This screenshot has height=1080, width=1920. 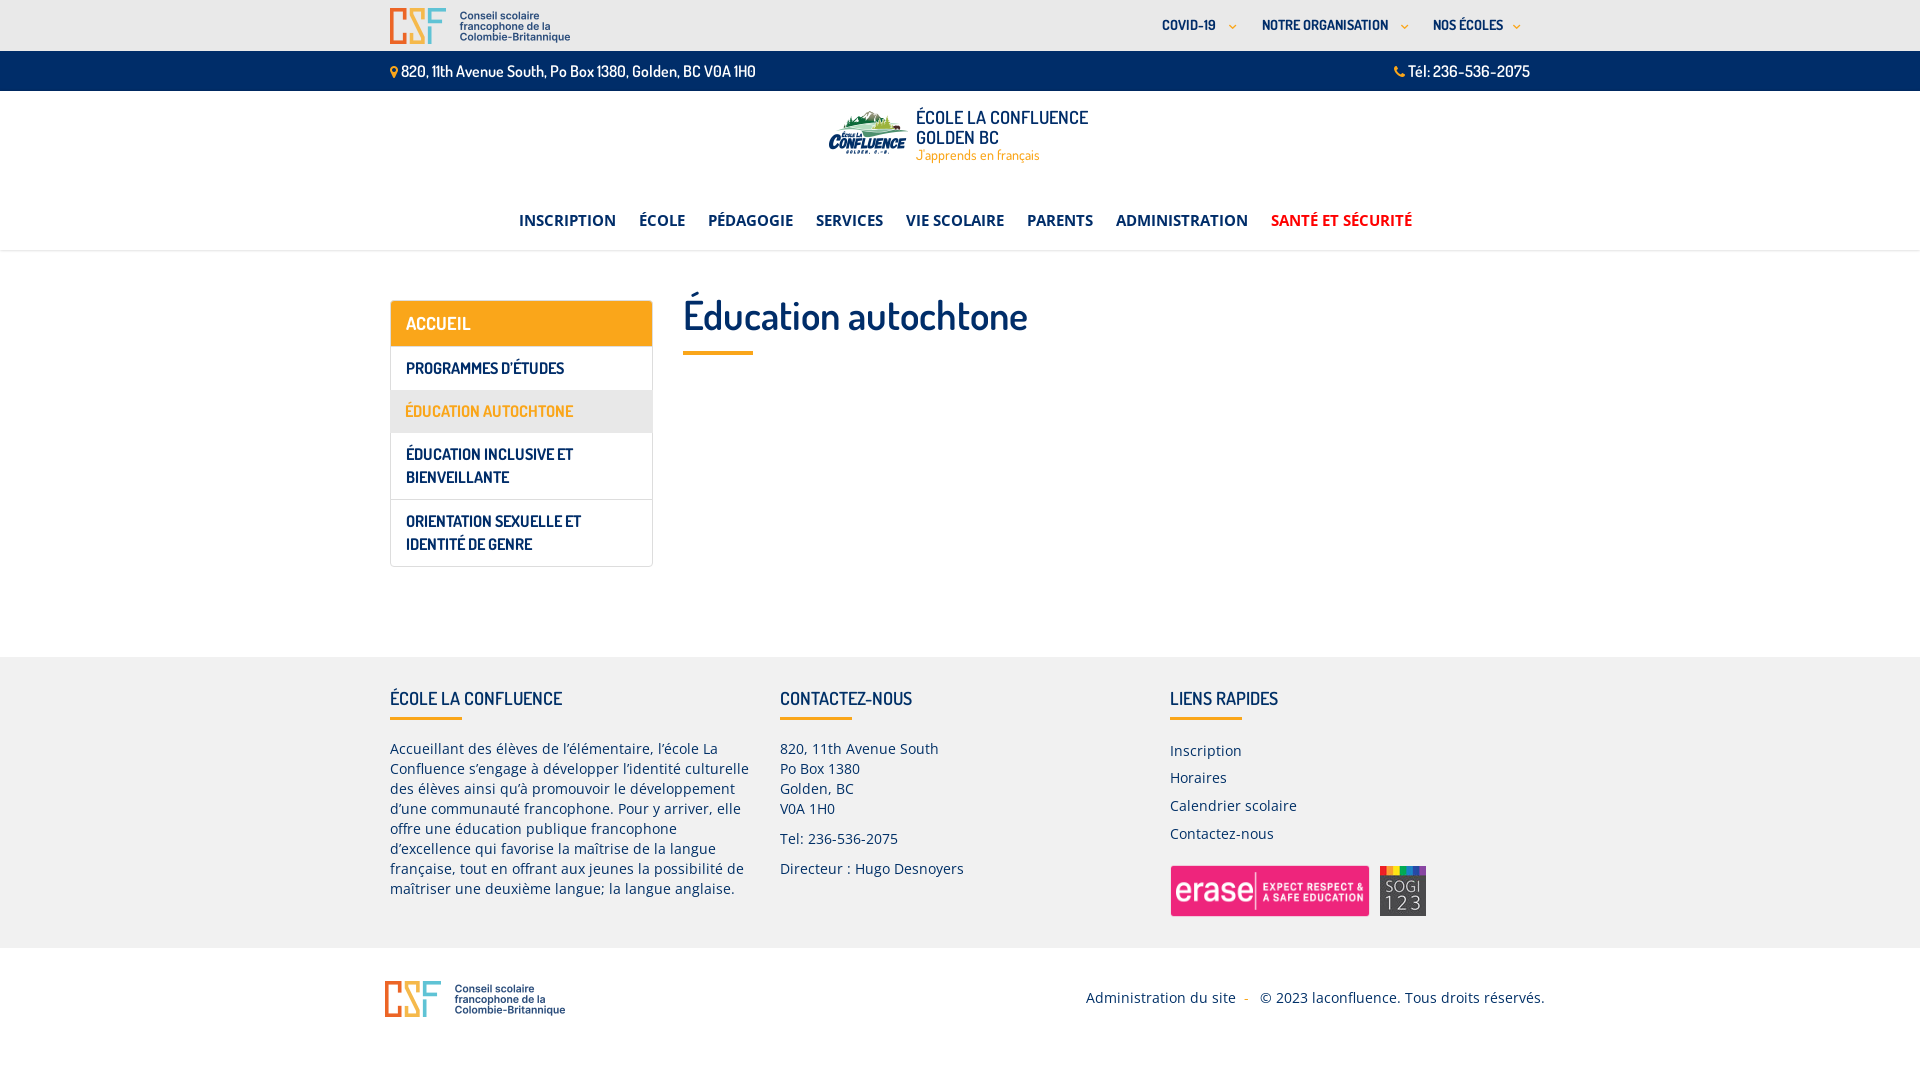 I want to click on 'Administration du site', so click(x=1161, y=997).